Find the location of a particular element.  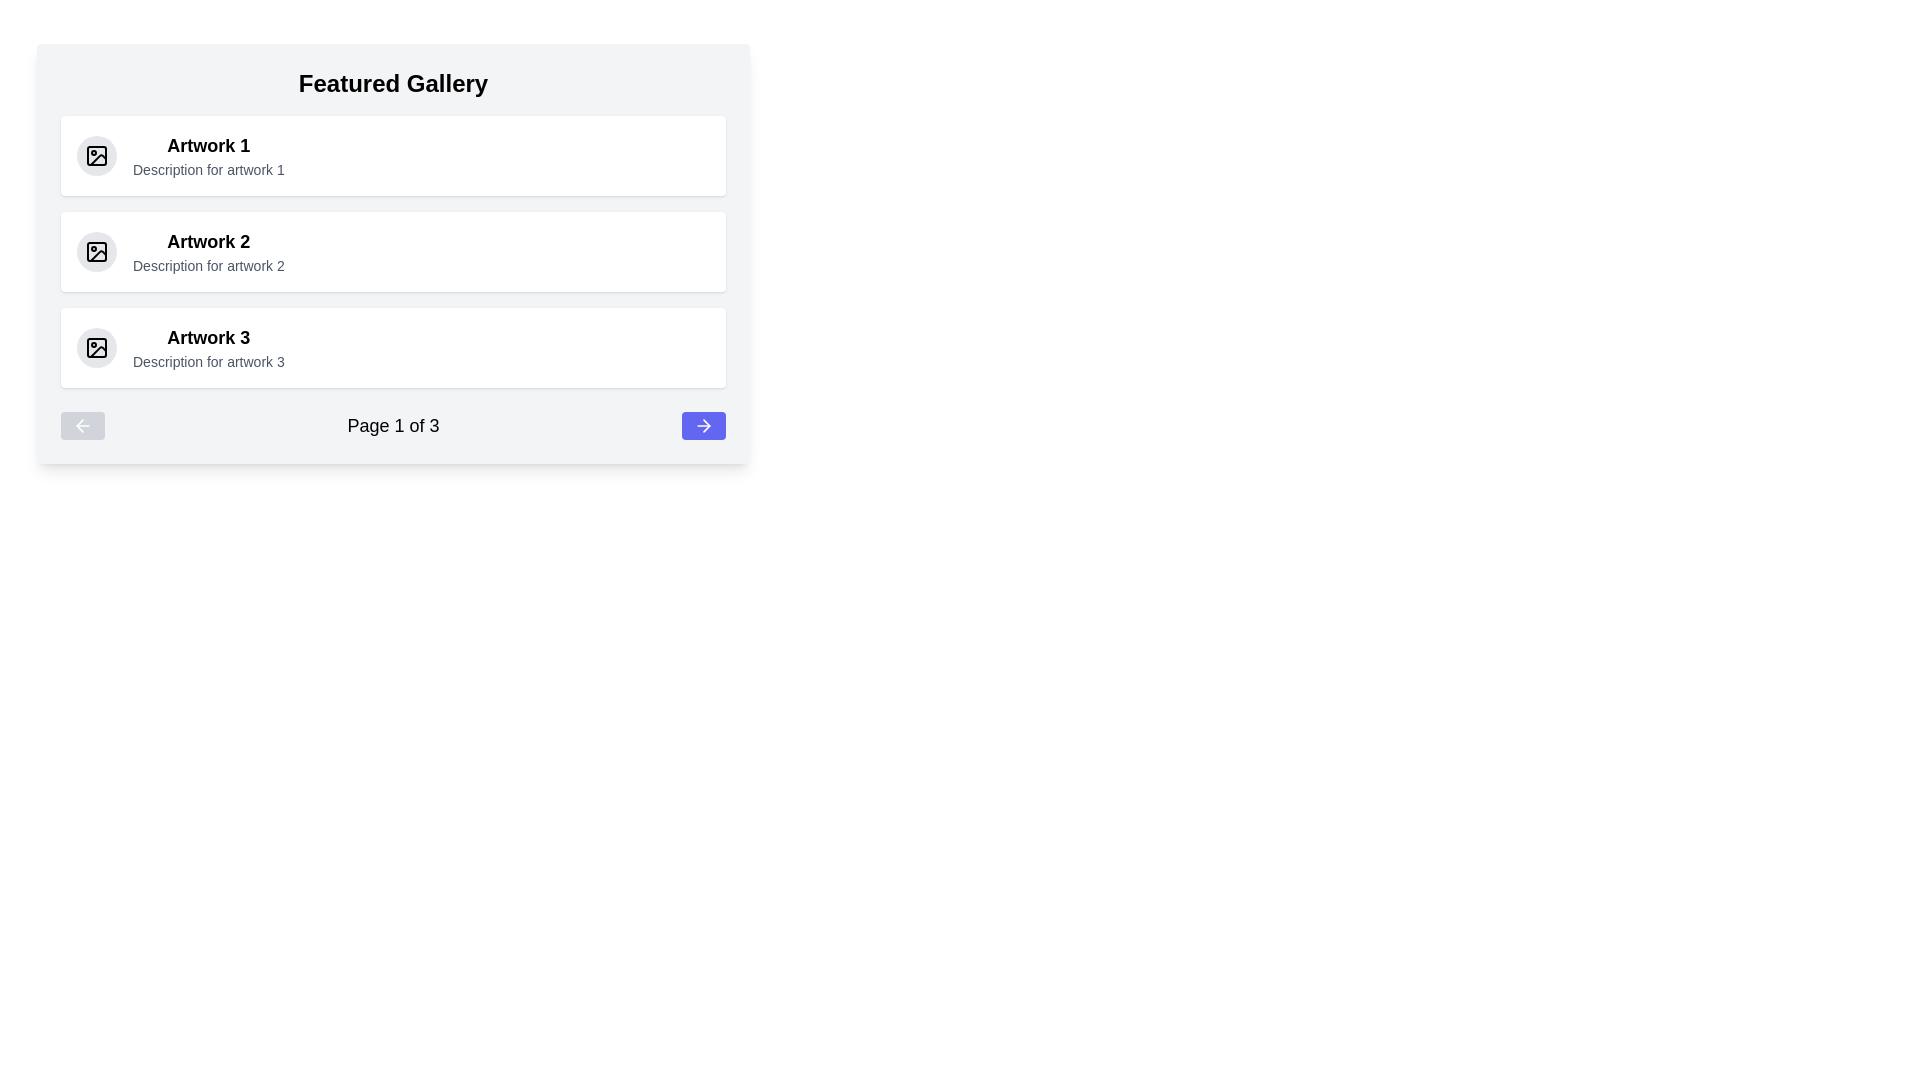

the title text label of the first artwork entry in the 'Featured Gallery' section is located at coordinates (208, 145).